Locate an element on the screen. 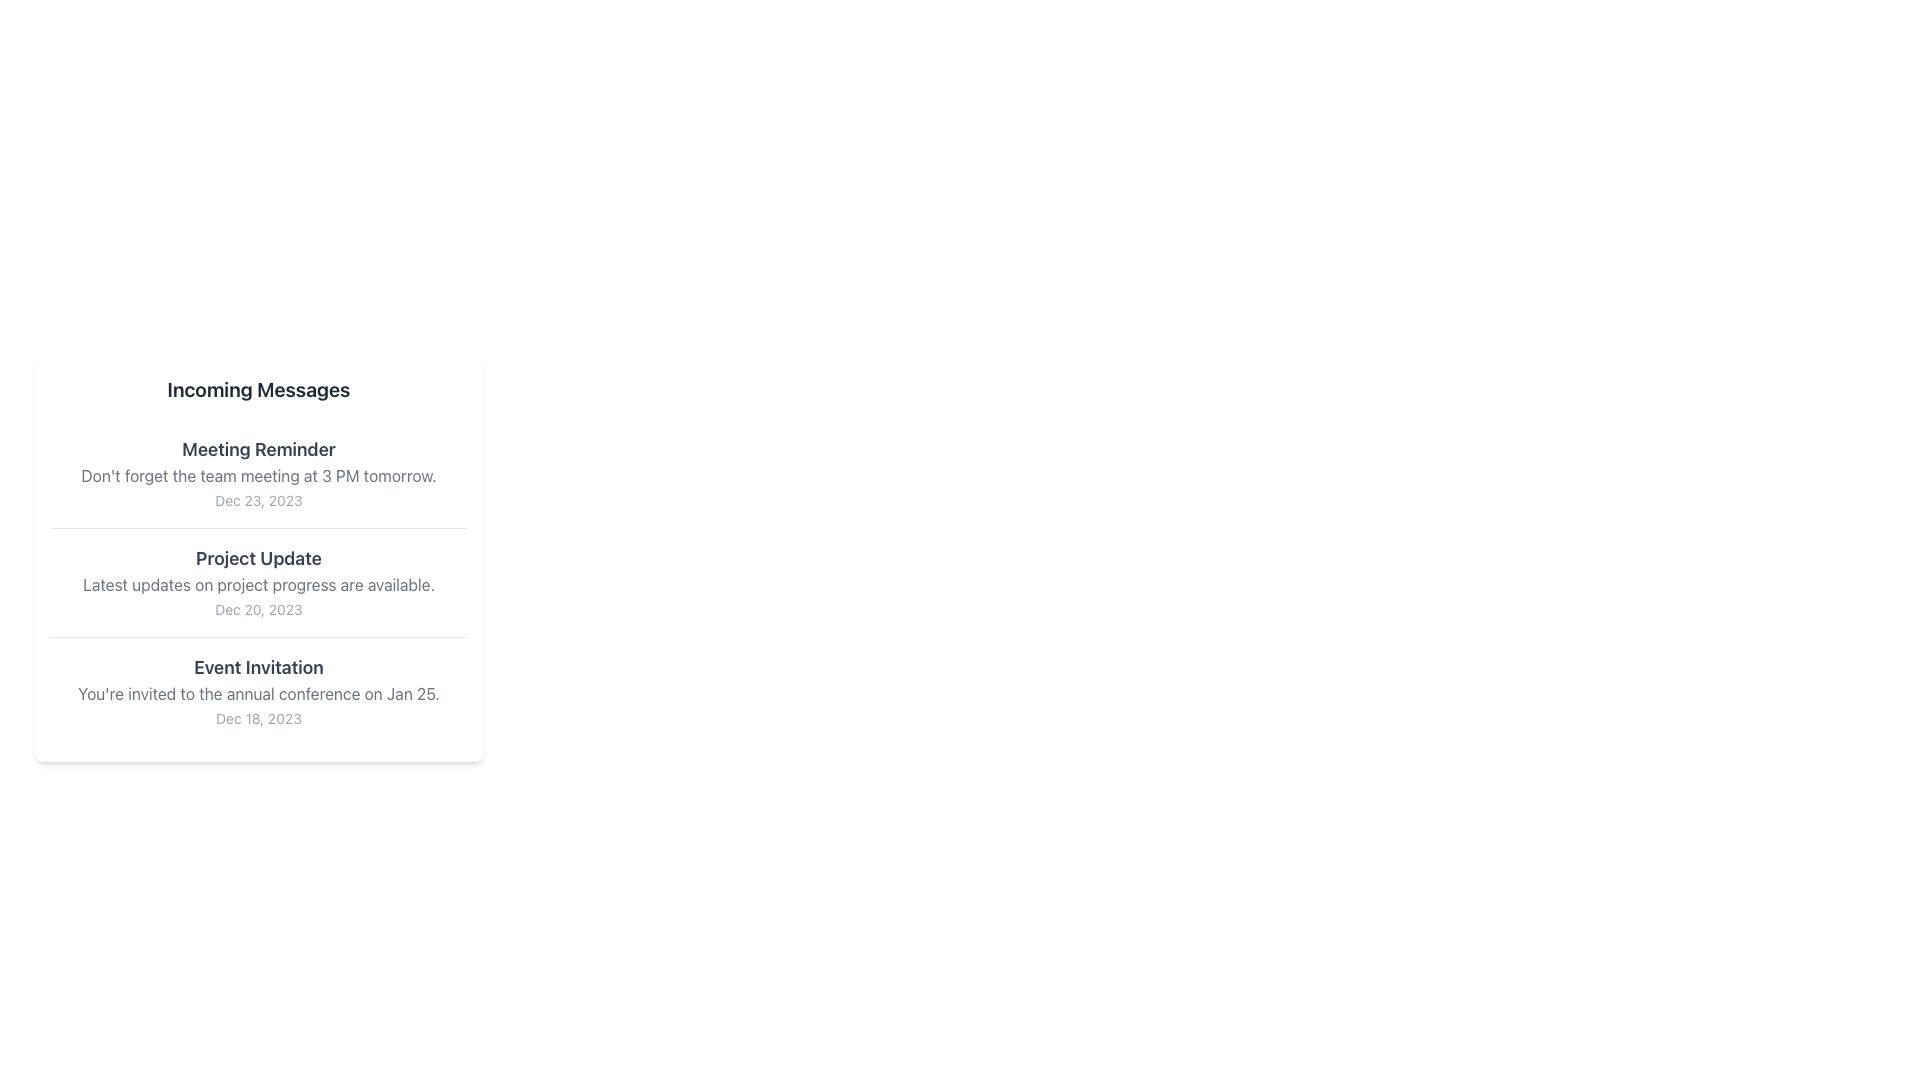  the text label displaying 'Dec 18, 2023', which is styled in a smaller font size and lighter gray shade, located at the bottom of the 'Event Invitation' section, beneath the invitation sentence is located at coordinates (258, 717).